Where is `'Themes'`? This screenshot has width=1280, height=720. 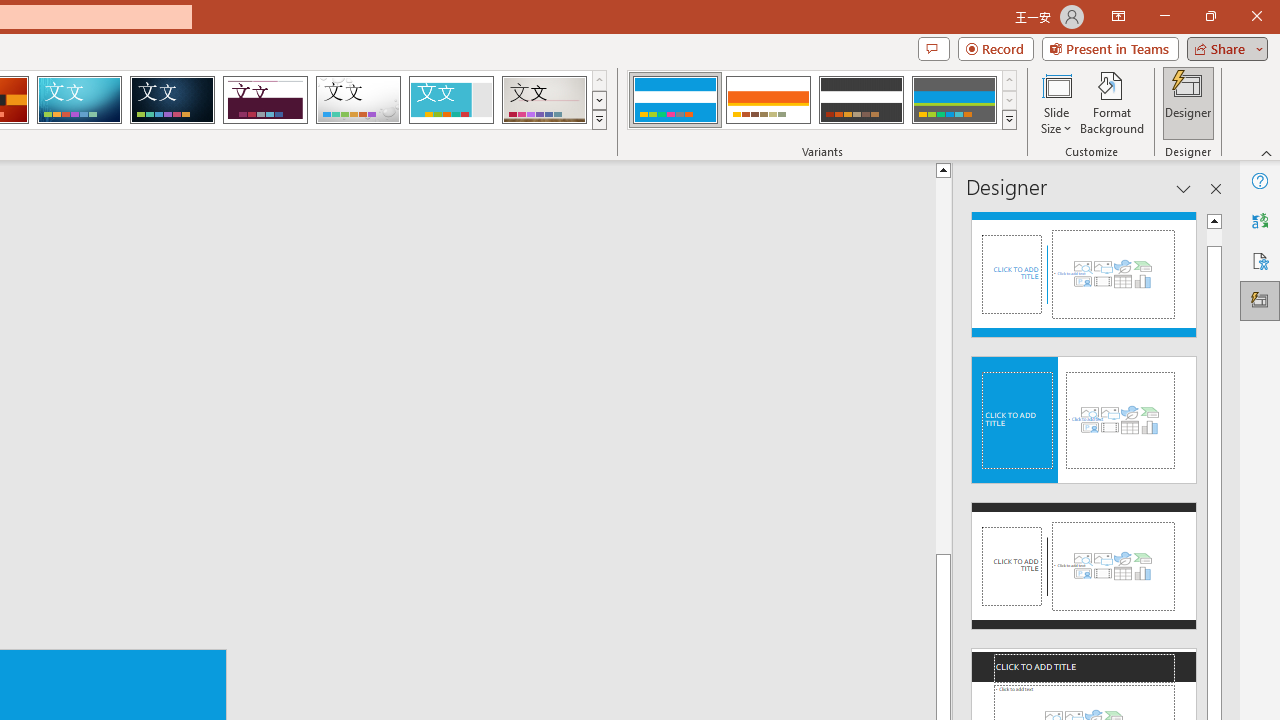 'Themes' is located at coordinates (598, 120).